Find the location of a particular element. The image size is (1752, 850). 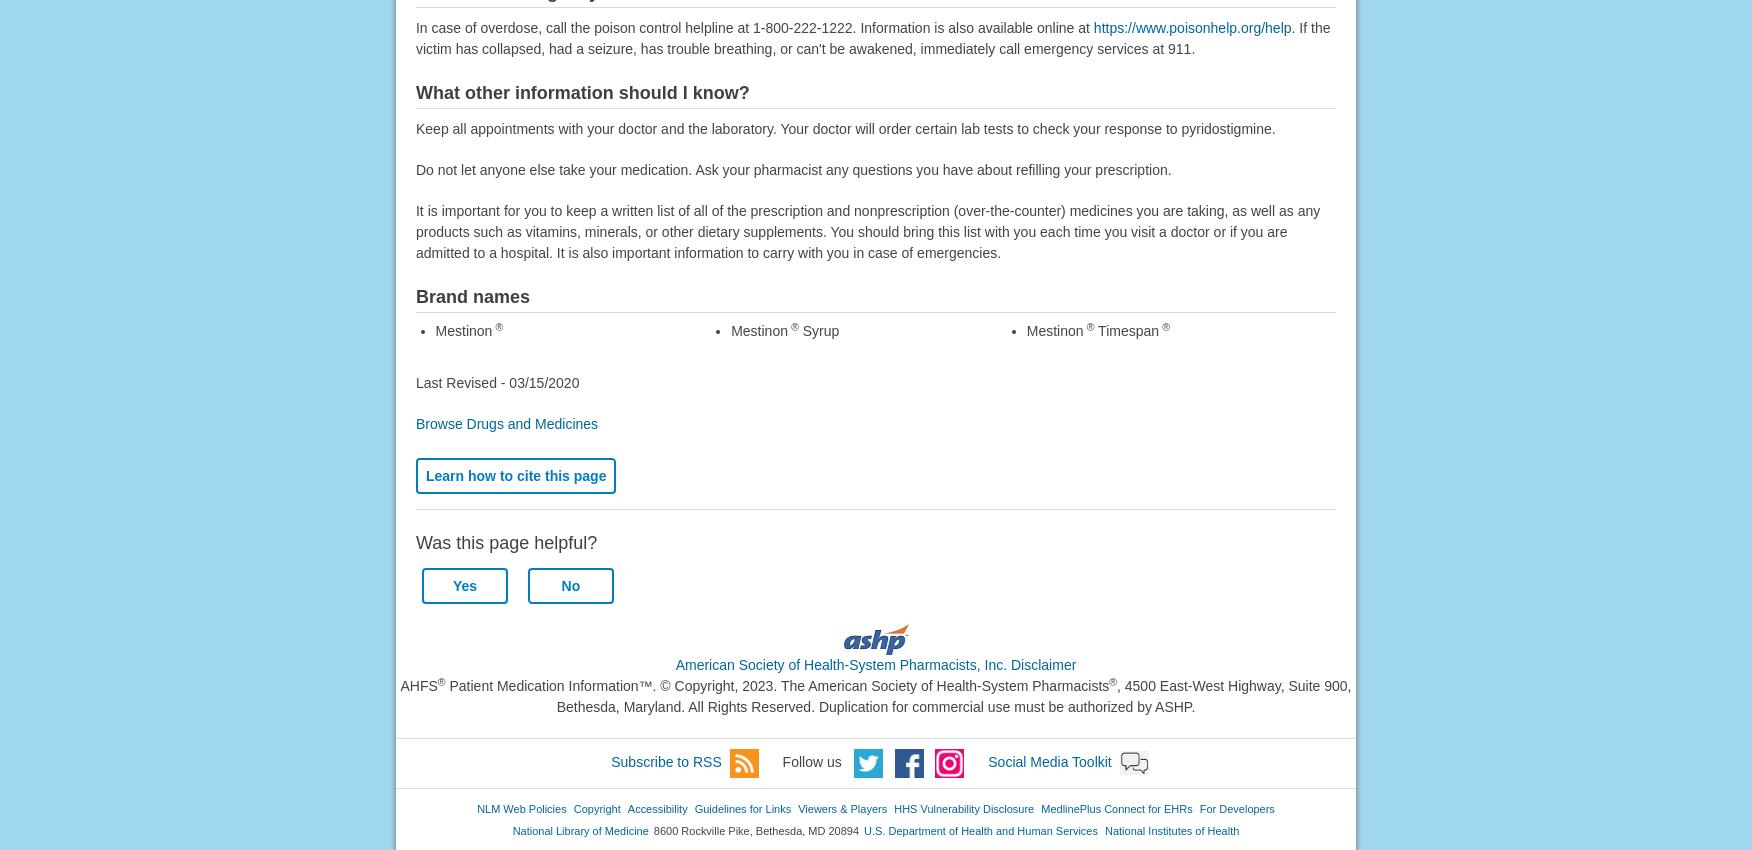

'AHFS' is located at coordinates (417, 684).